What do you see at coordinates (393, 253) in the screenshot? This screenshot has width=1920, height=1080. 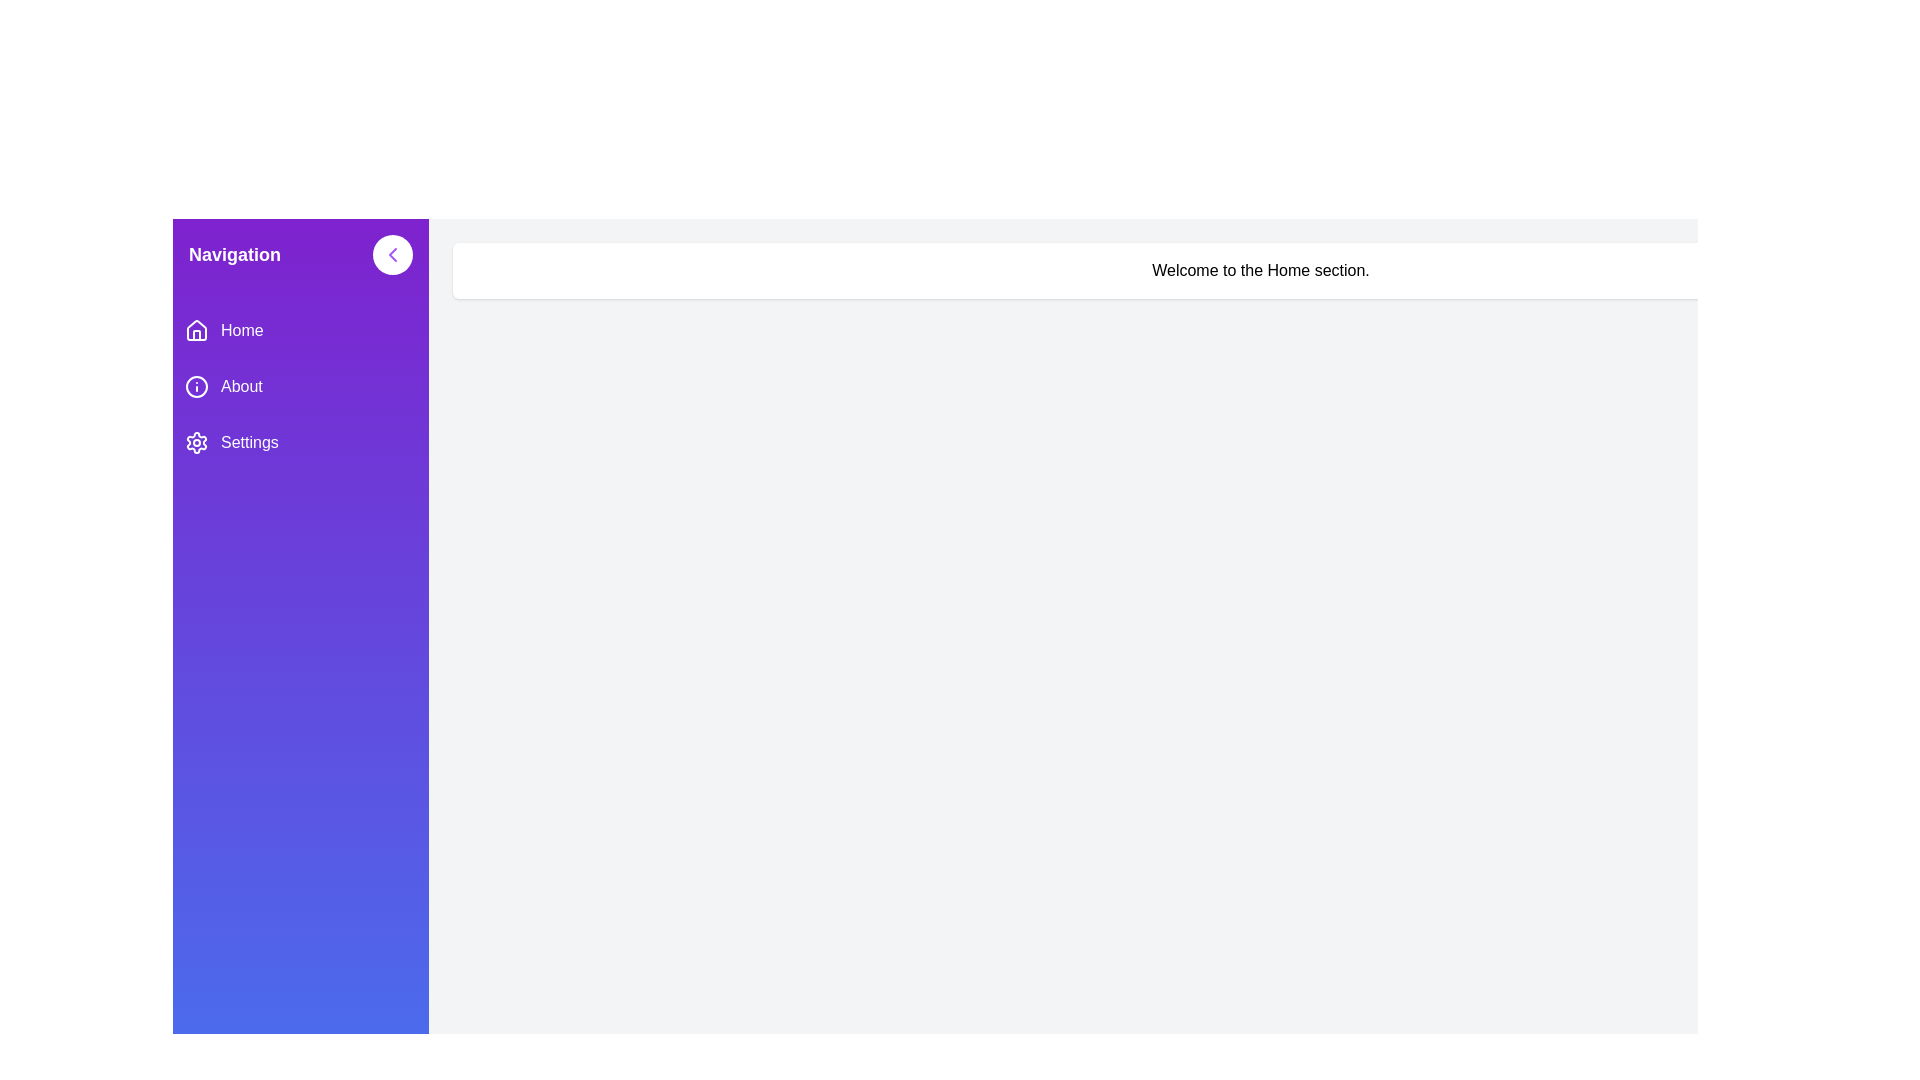 I see `the chevron-arrow icon located in the circular area near the top-left corner of the navigation sidebar` at bounding box center [393, 253].